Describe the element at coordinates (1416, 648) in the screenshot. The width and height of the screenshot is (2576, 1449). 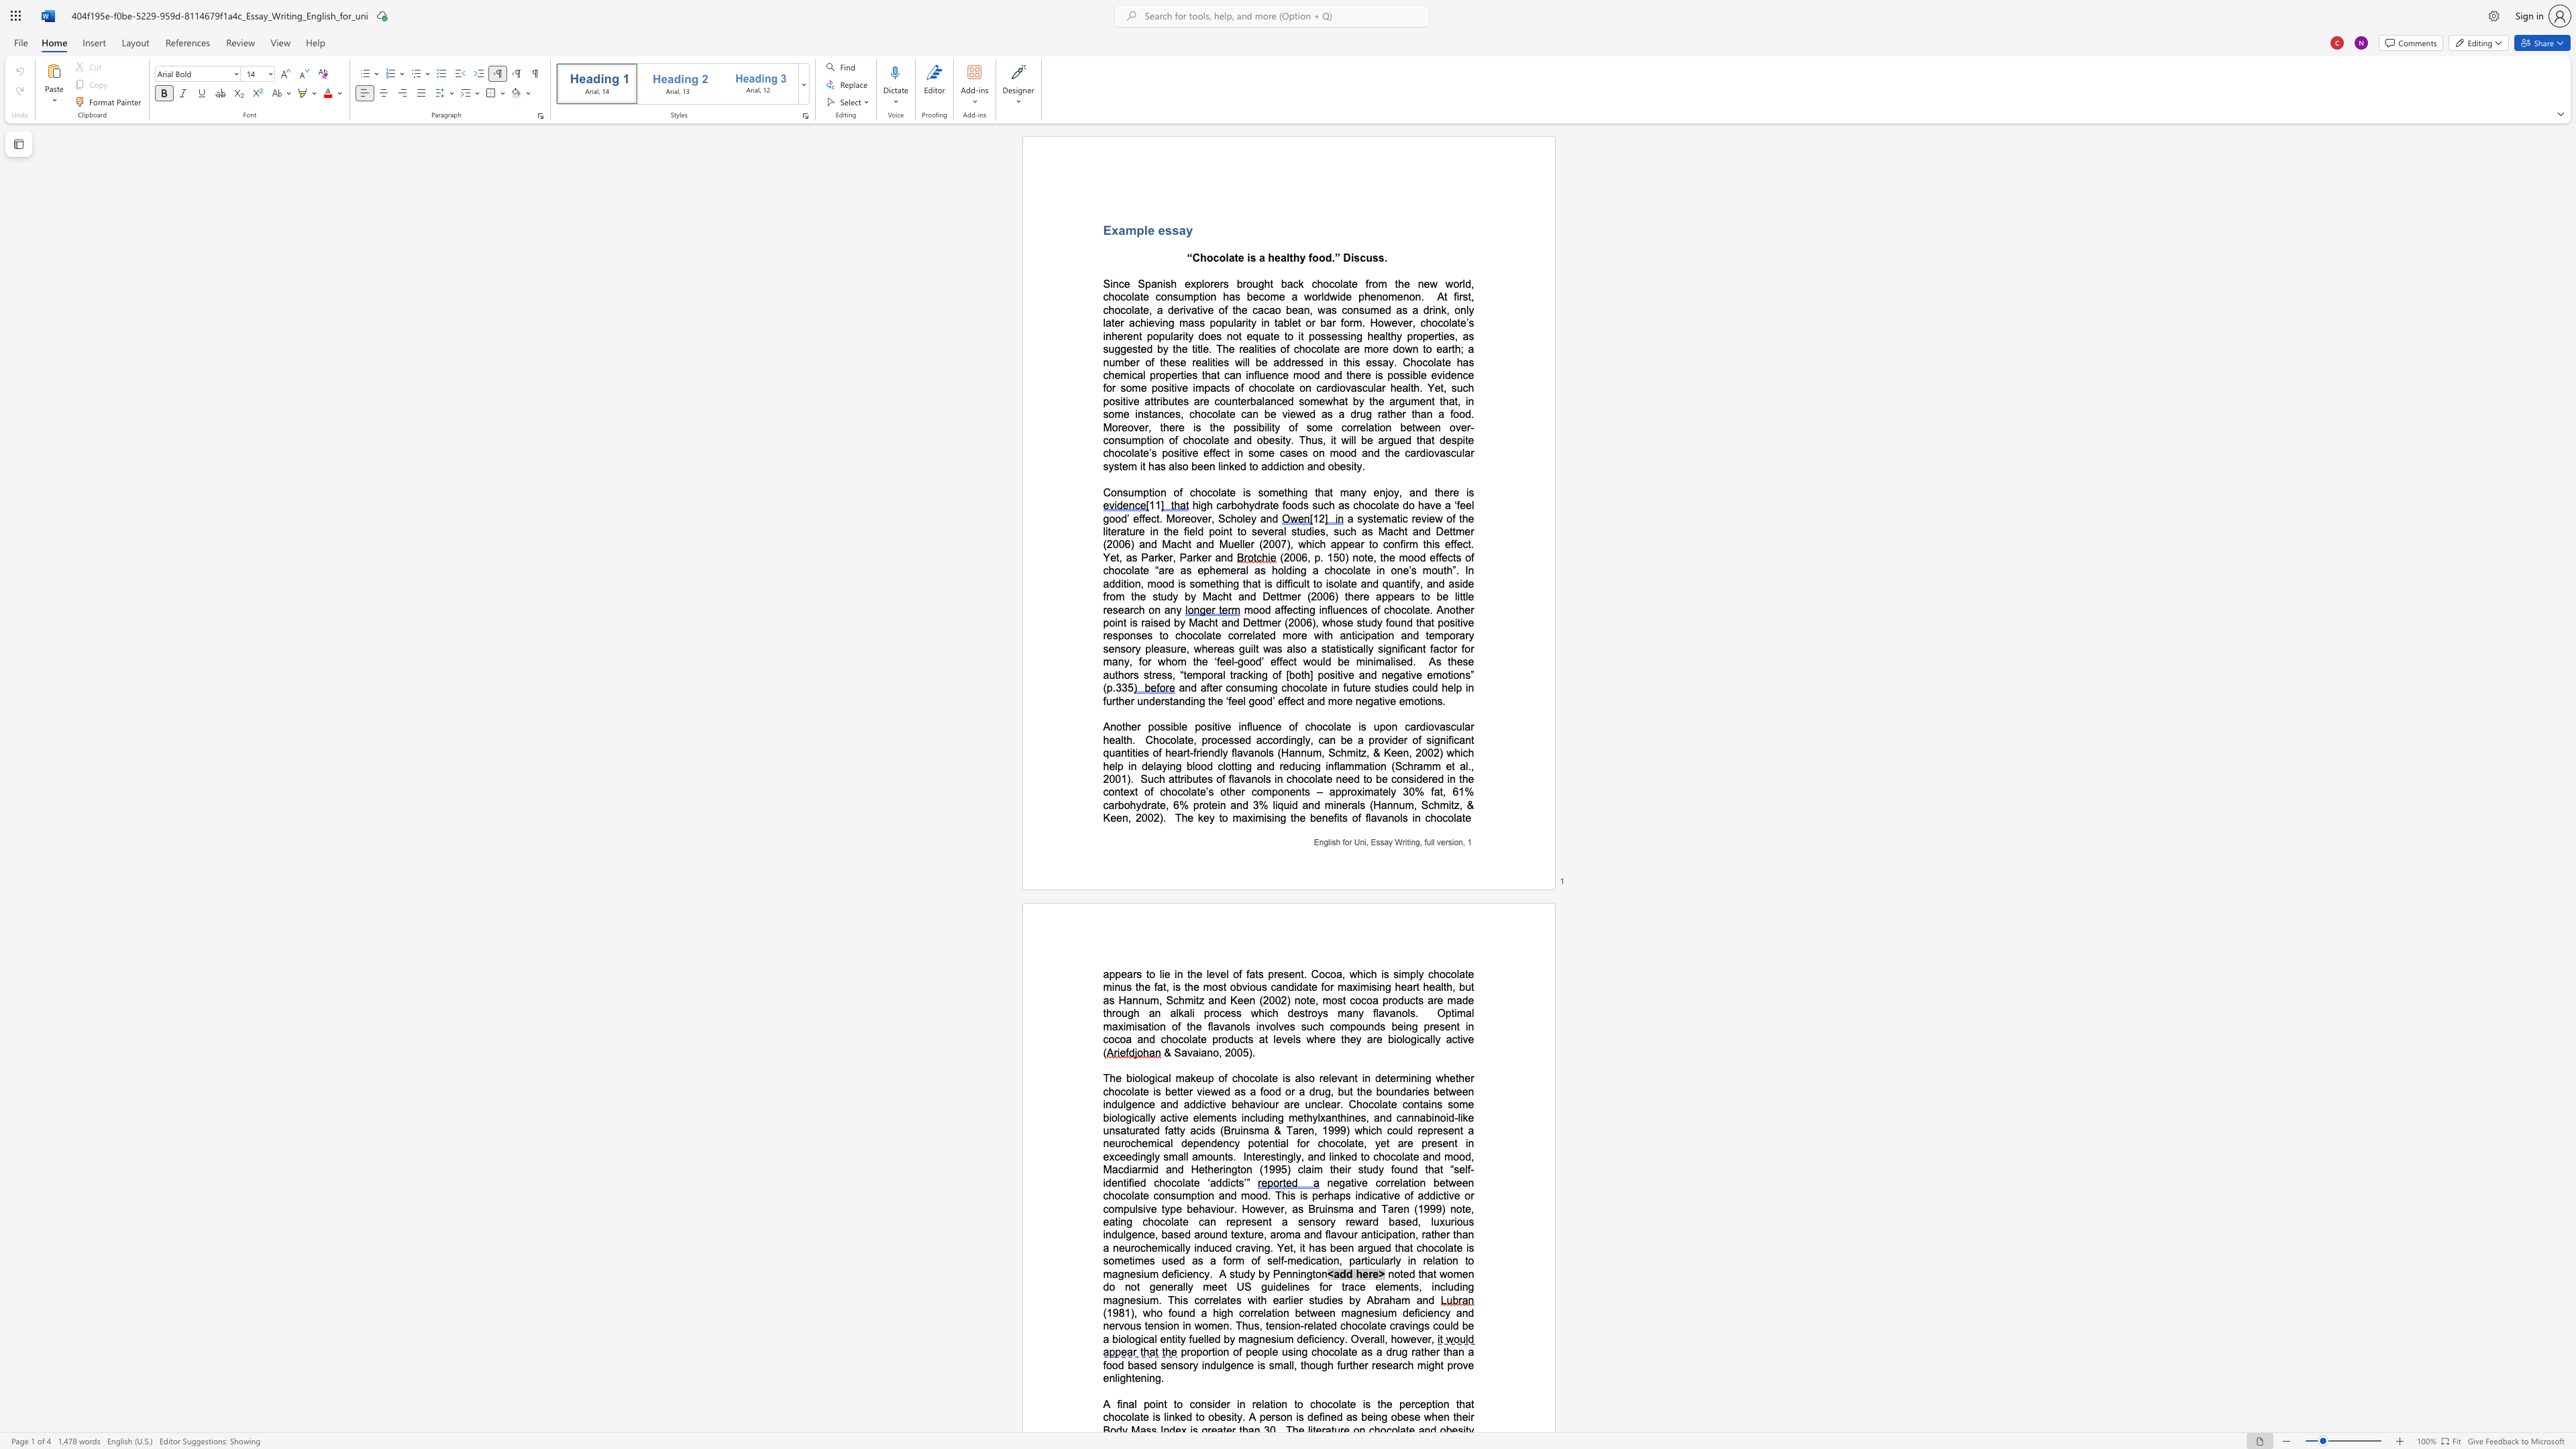
I see `the subset text "nt factor for many, fo" within the text "guilt was also a statistically significant factor for many, for whom the ‘feel-good’ effect would be min"` at that location.